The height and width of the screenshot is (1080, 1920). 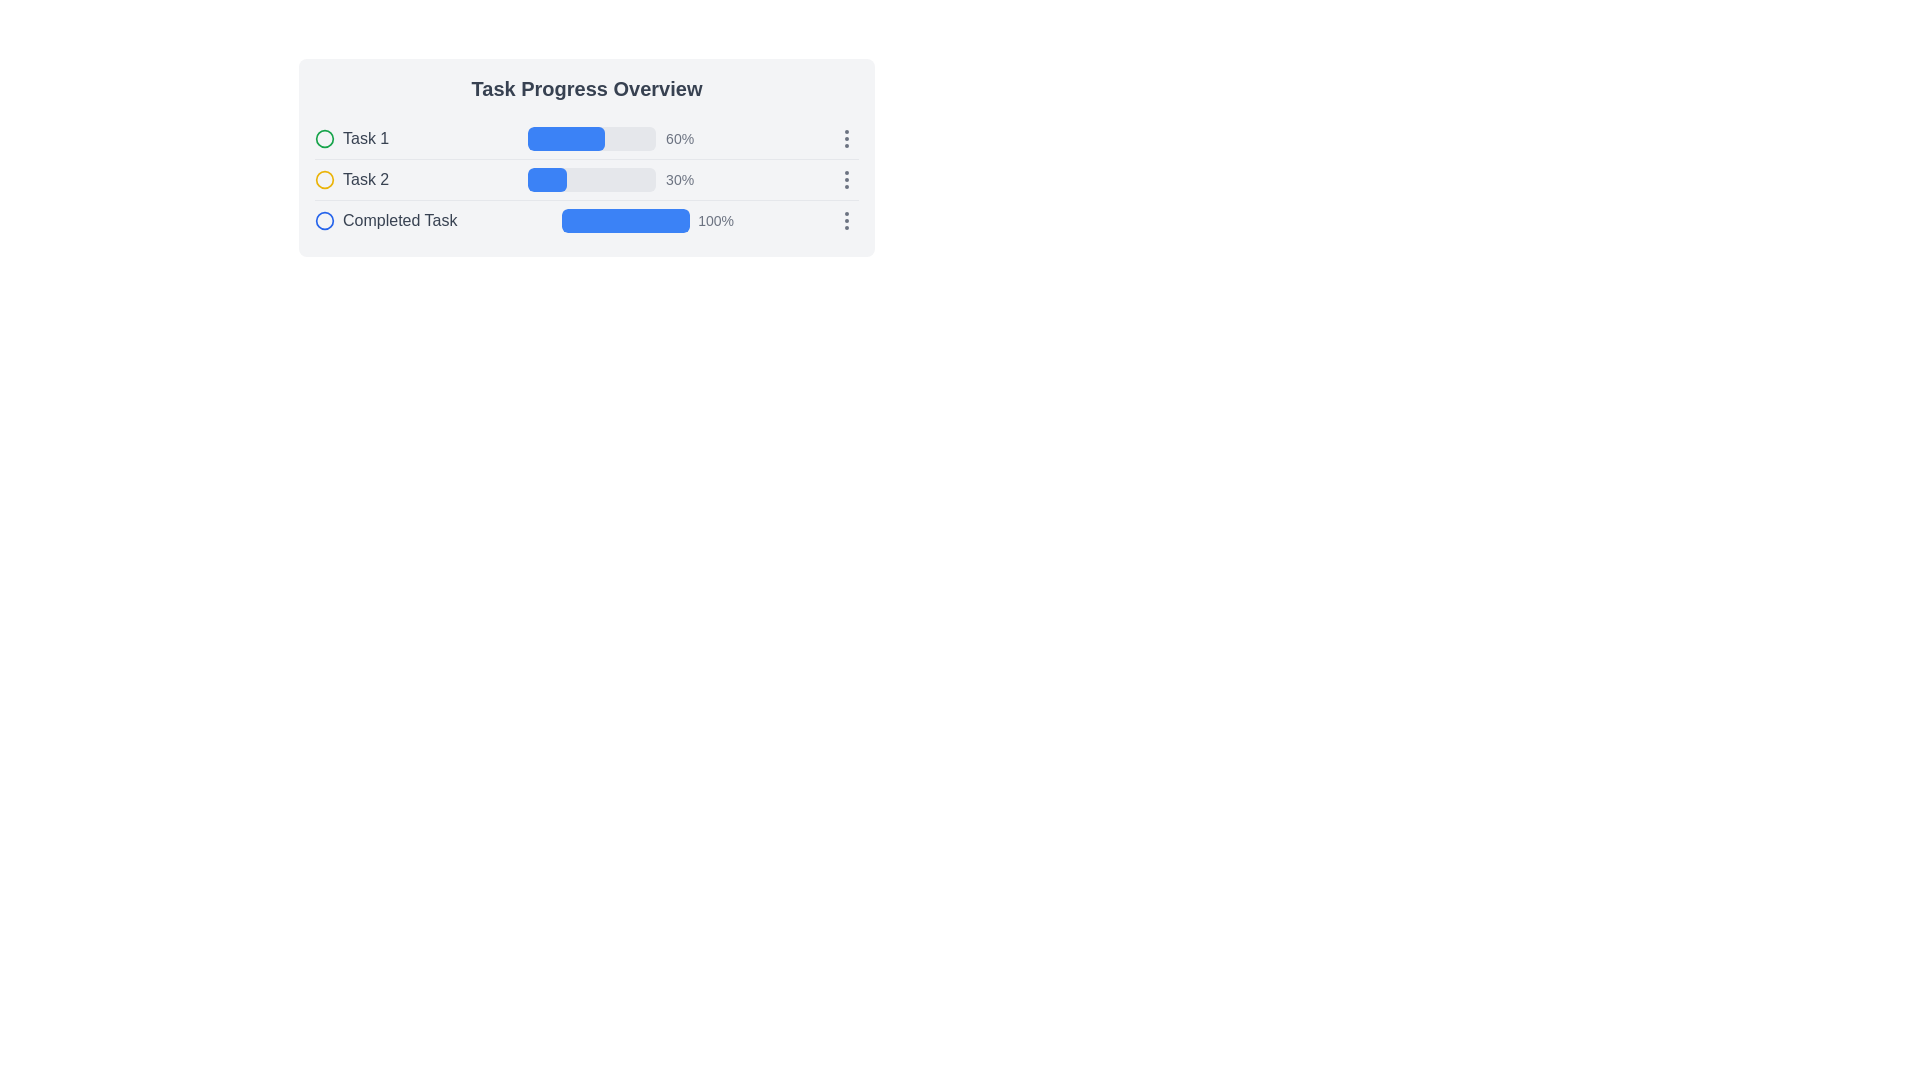 I want to click on the 'Task Progress Overview' widget, so click(x=585, y=157).